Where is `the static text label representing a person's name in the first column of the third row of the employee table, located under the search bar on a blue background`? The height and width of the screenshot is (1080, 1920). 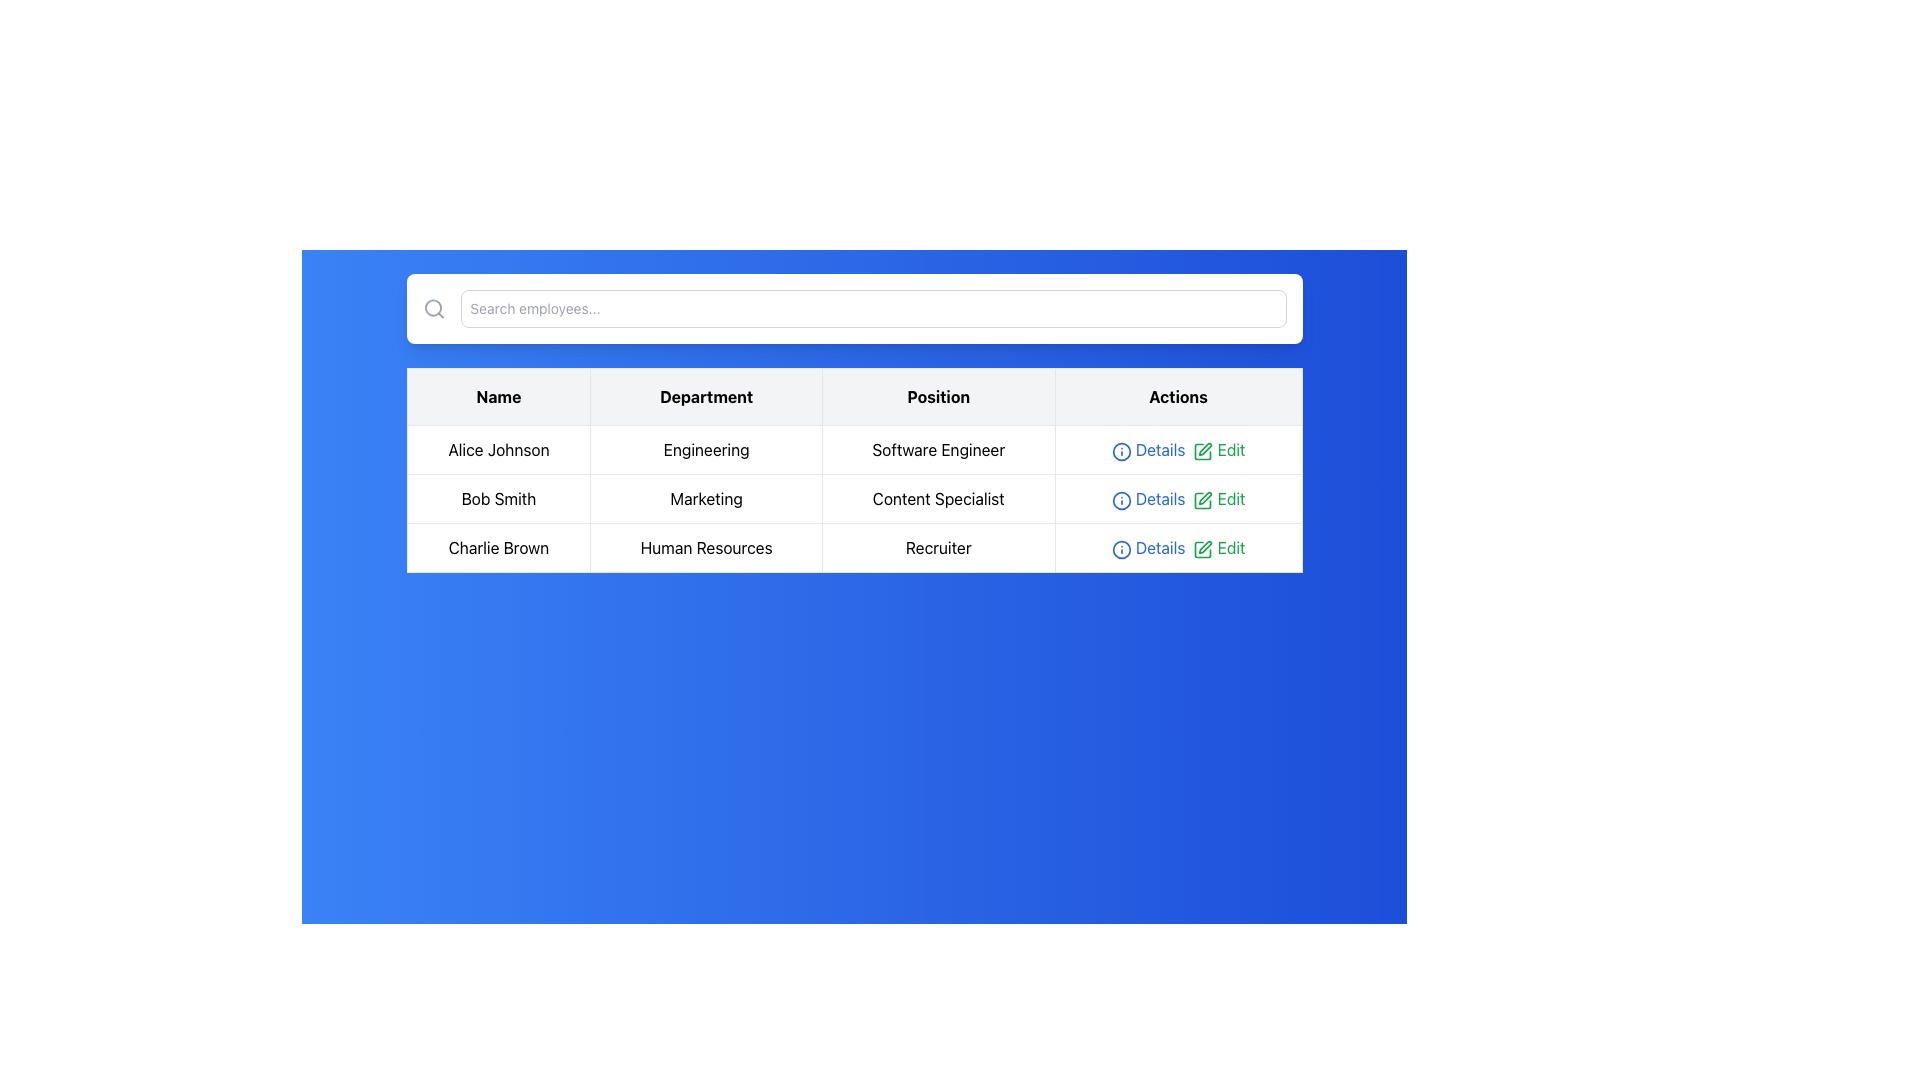
the static text label representing a person's name in the first column of the third row of the employee table, located under the search bar on a blue background is located at coordinates (499, 547).